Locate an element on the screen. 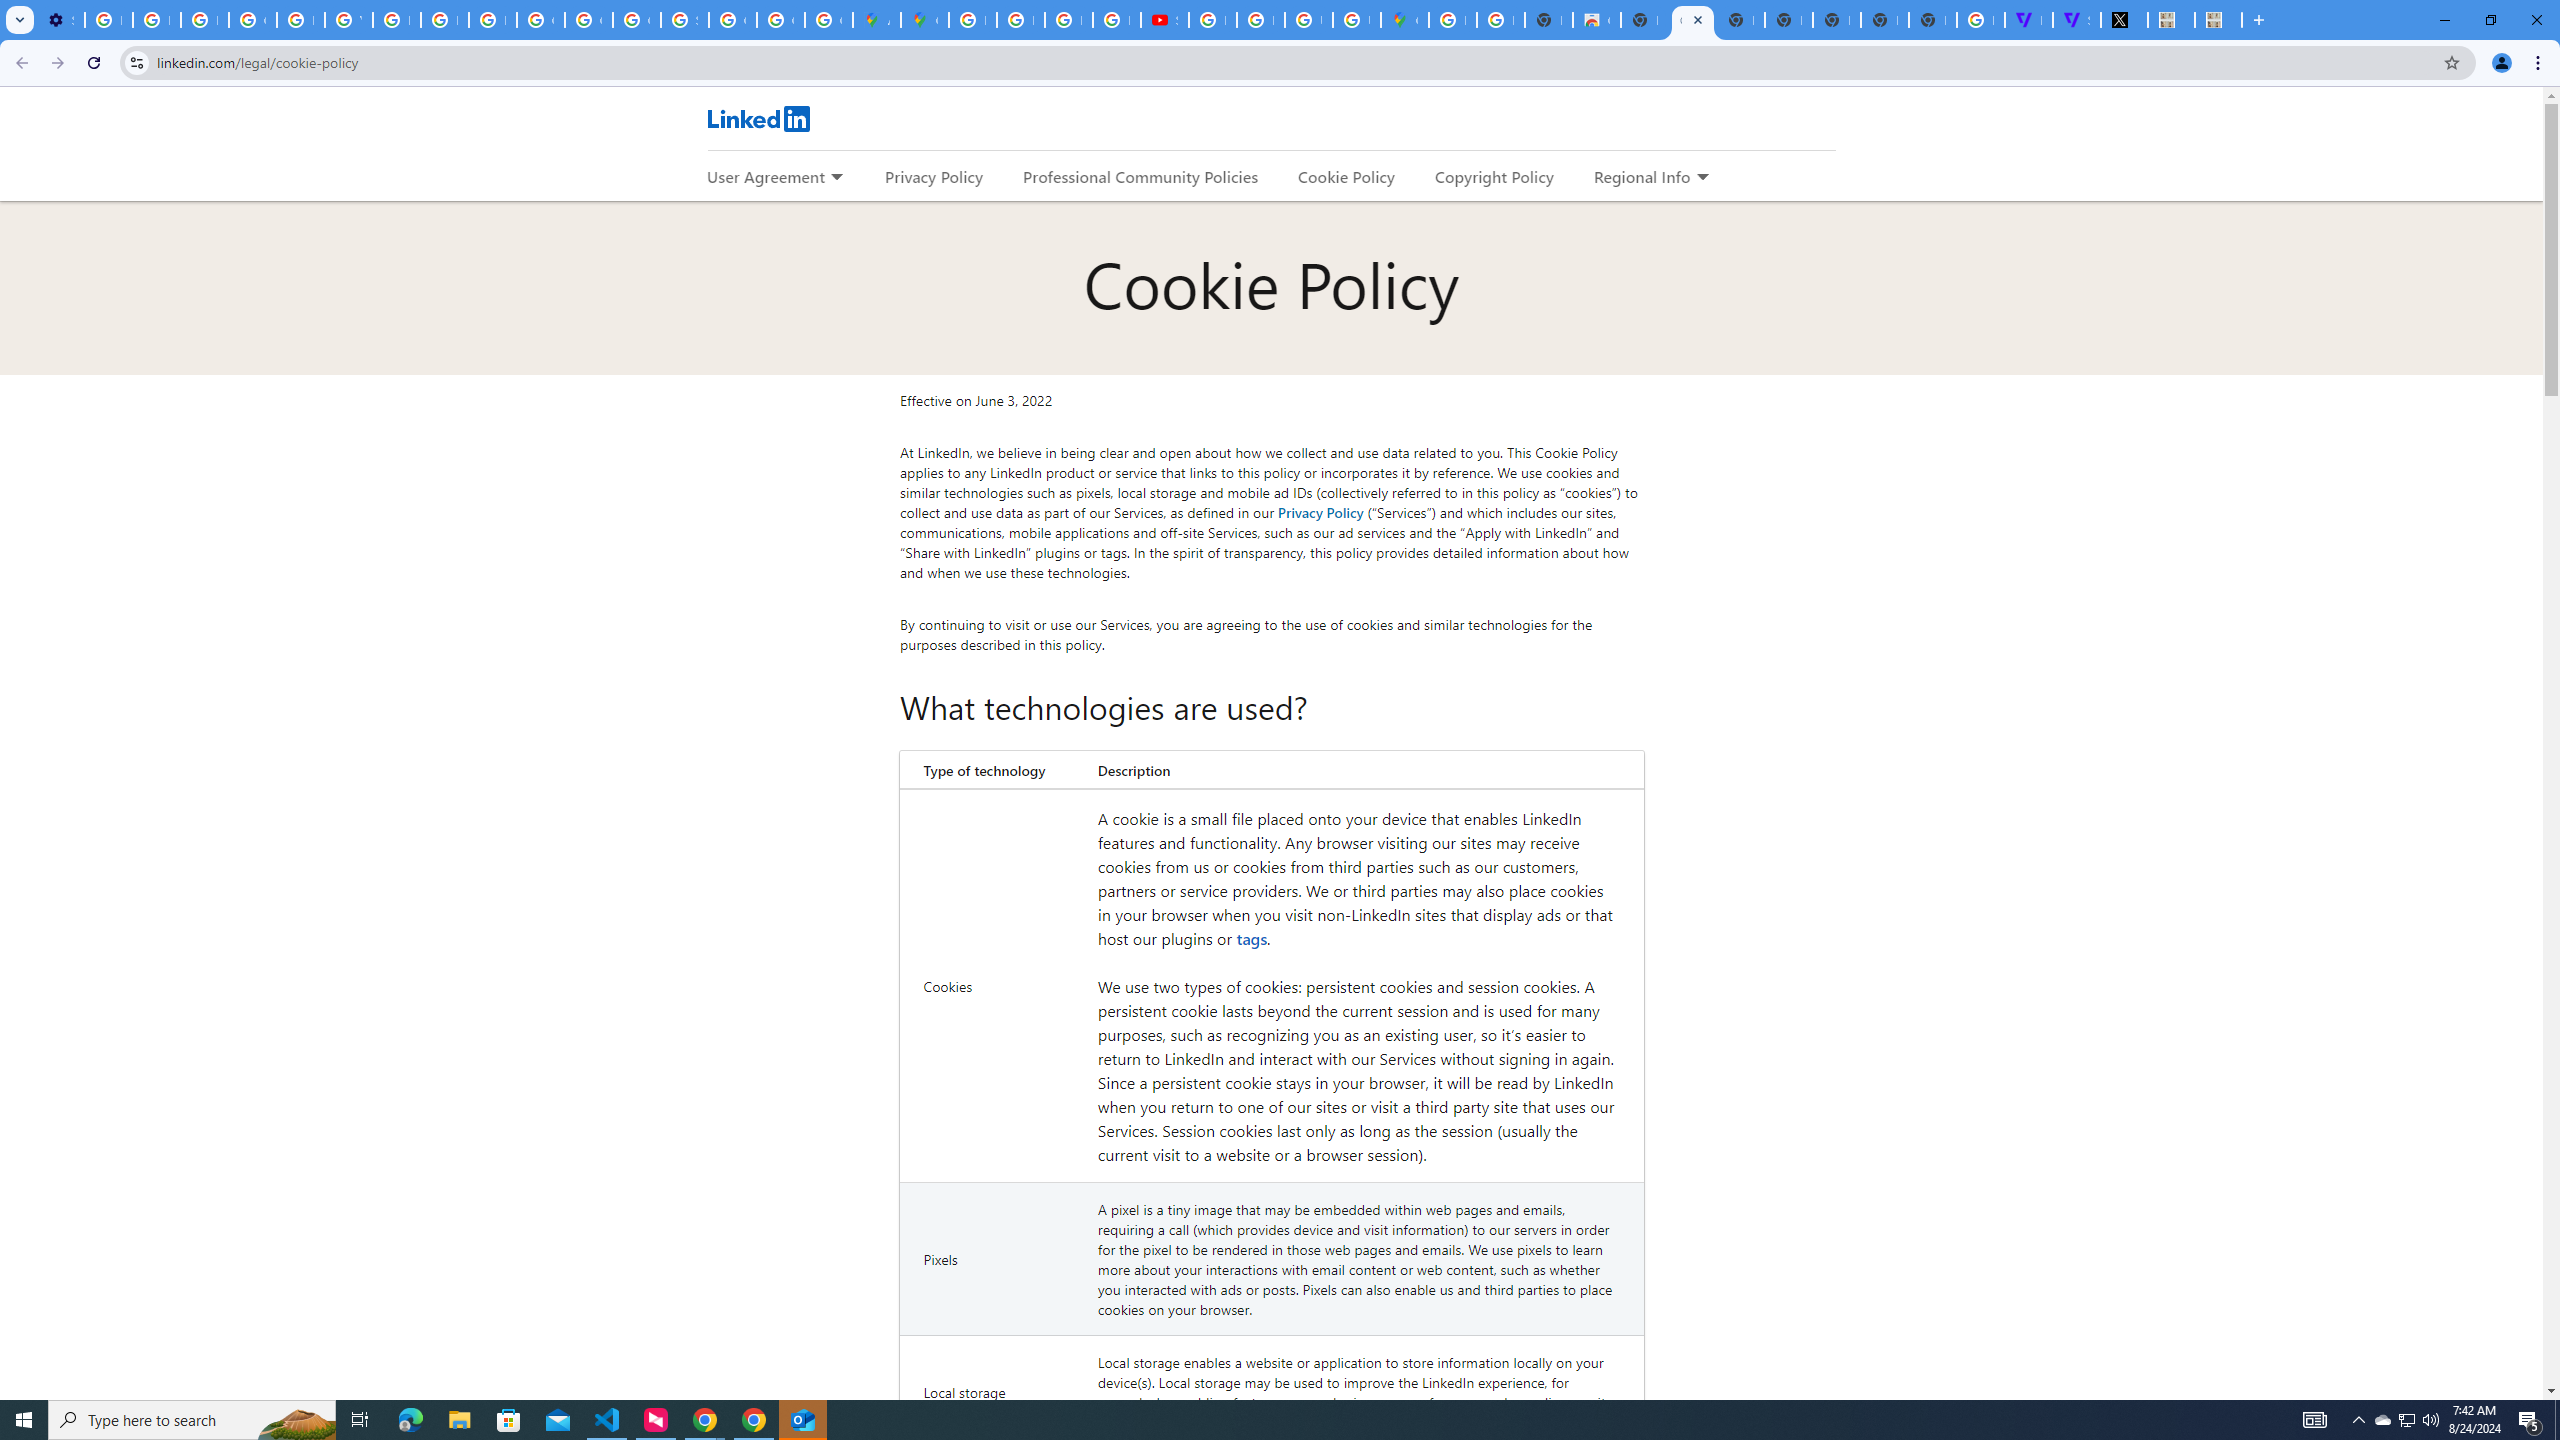 The height and width of the screenshot is (1440, 2560). 'Address and search bar' is located at coordinates (1293, 61).